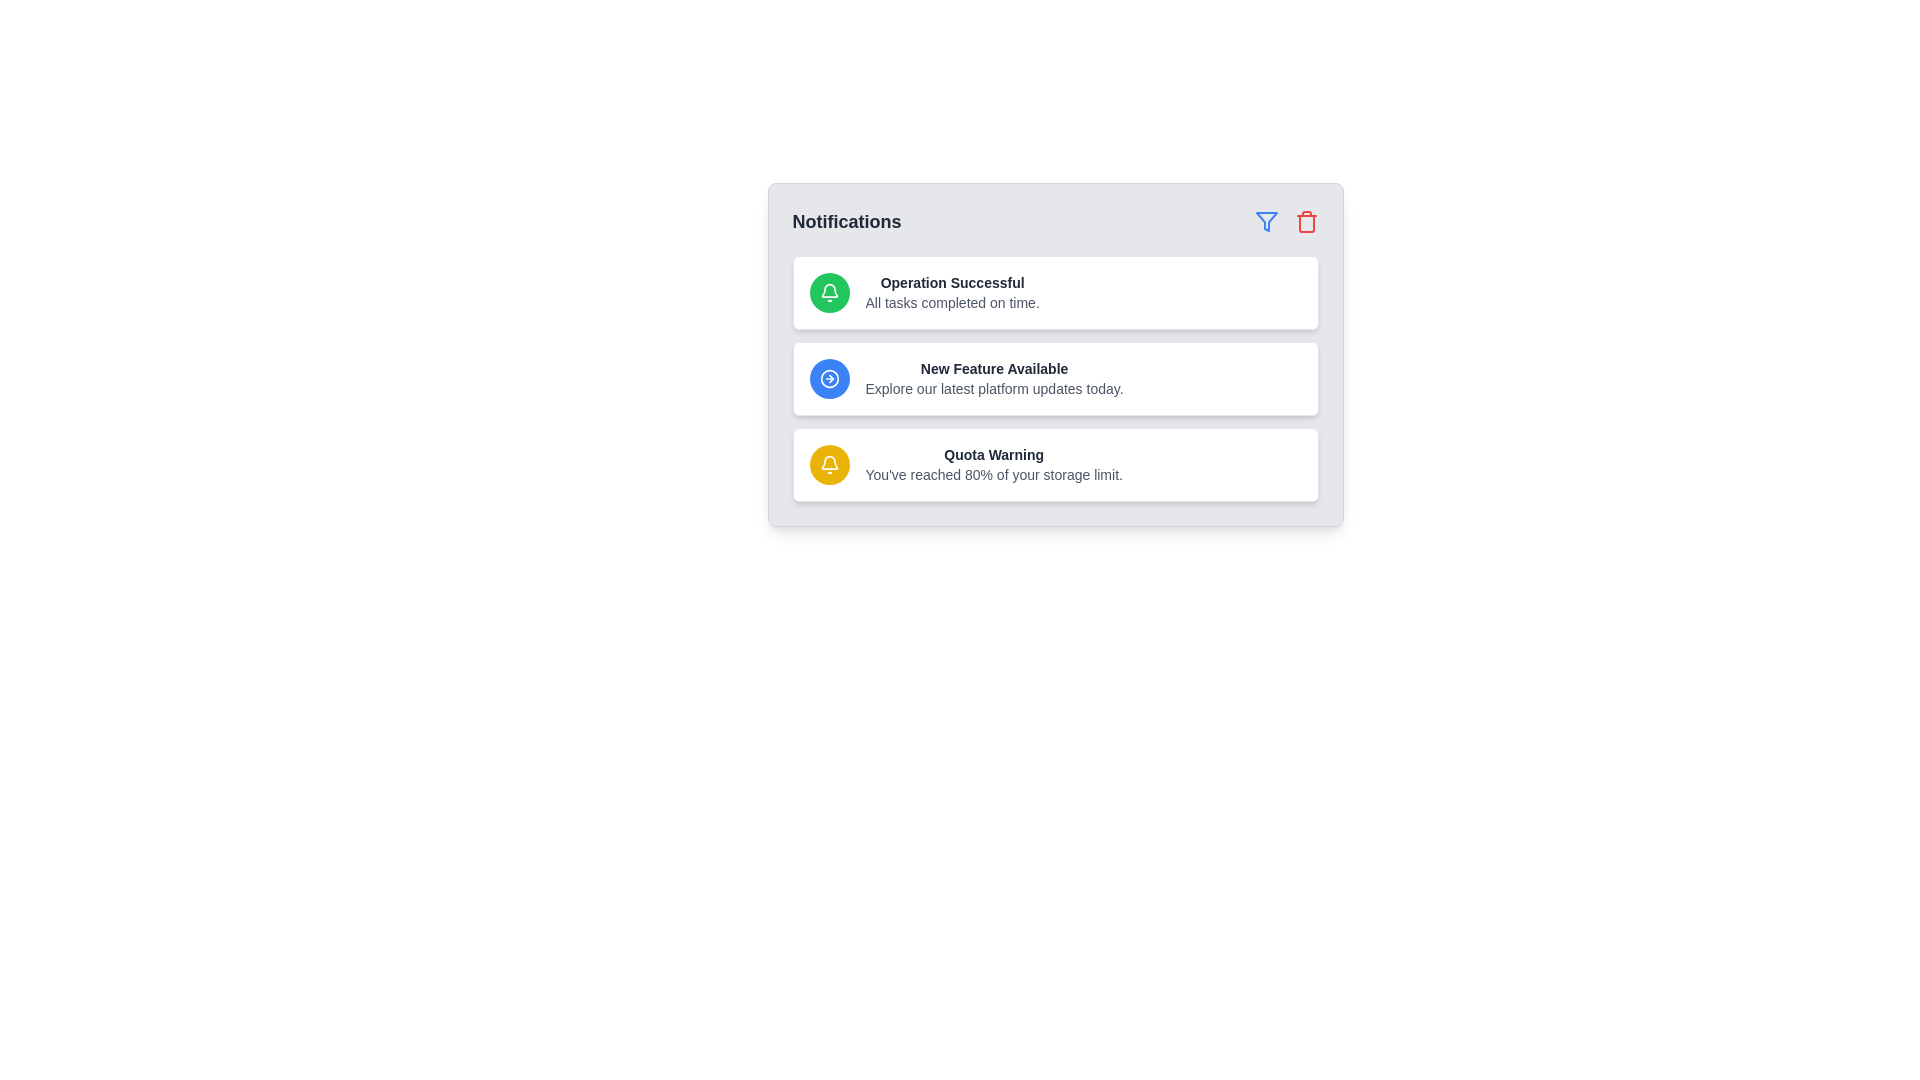 The width and height of the screenshot is (1920, 1080). I want to click on the text content of the 'Quota Warning' label, which is a bold text element located at the top of the third notification entry in the notification panel, so click(994, 455).